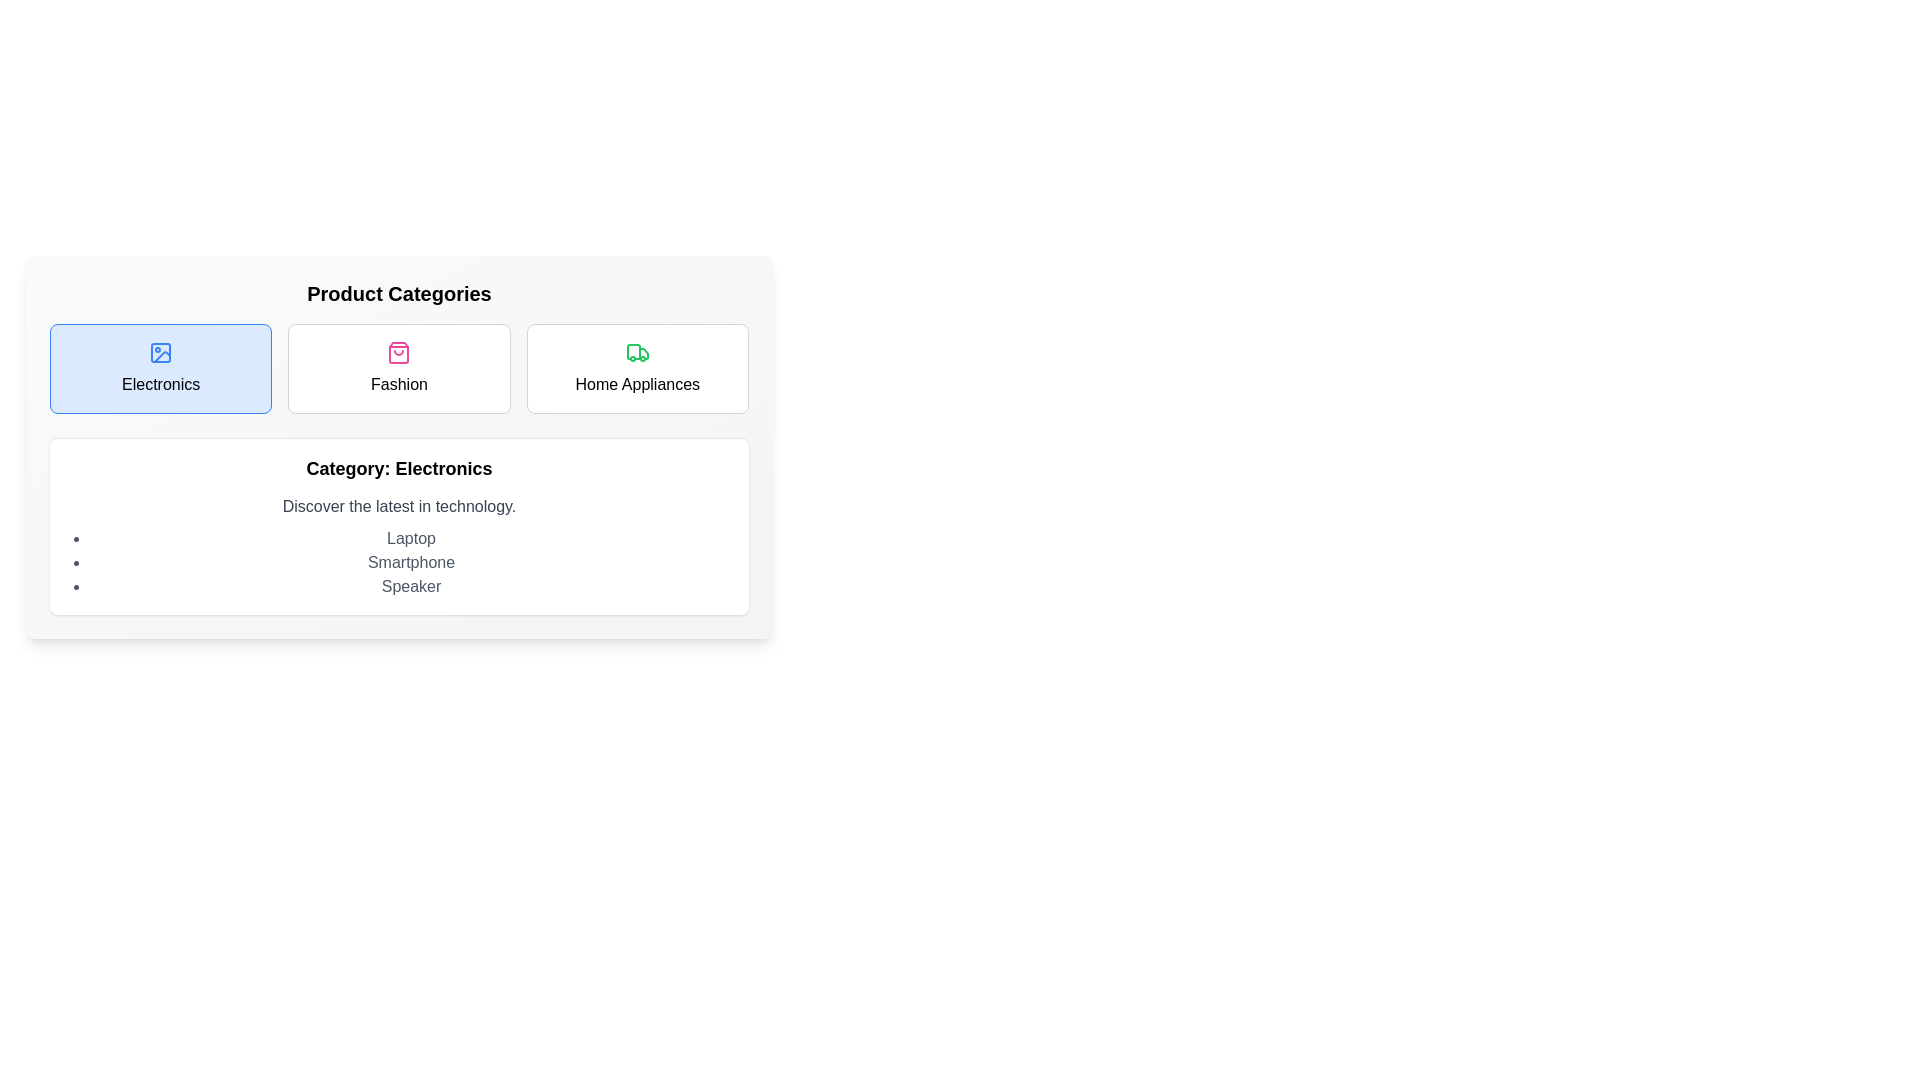 This screenshot has width=1920, height=1080. What do you see at coordinates (161, 369) in the screenshot?
I see `the 'Electronics' button, which is a rectangular box with rounded corners, featuring a blue icon and the text 'Electronics' below it` at bounding box center [161, 369].